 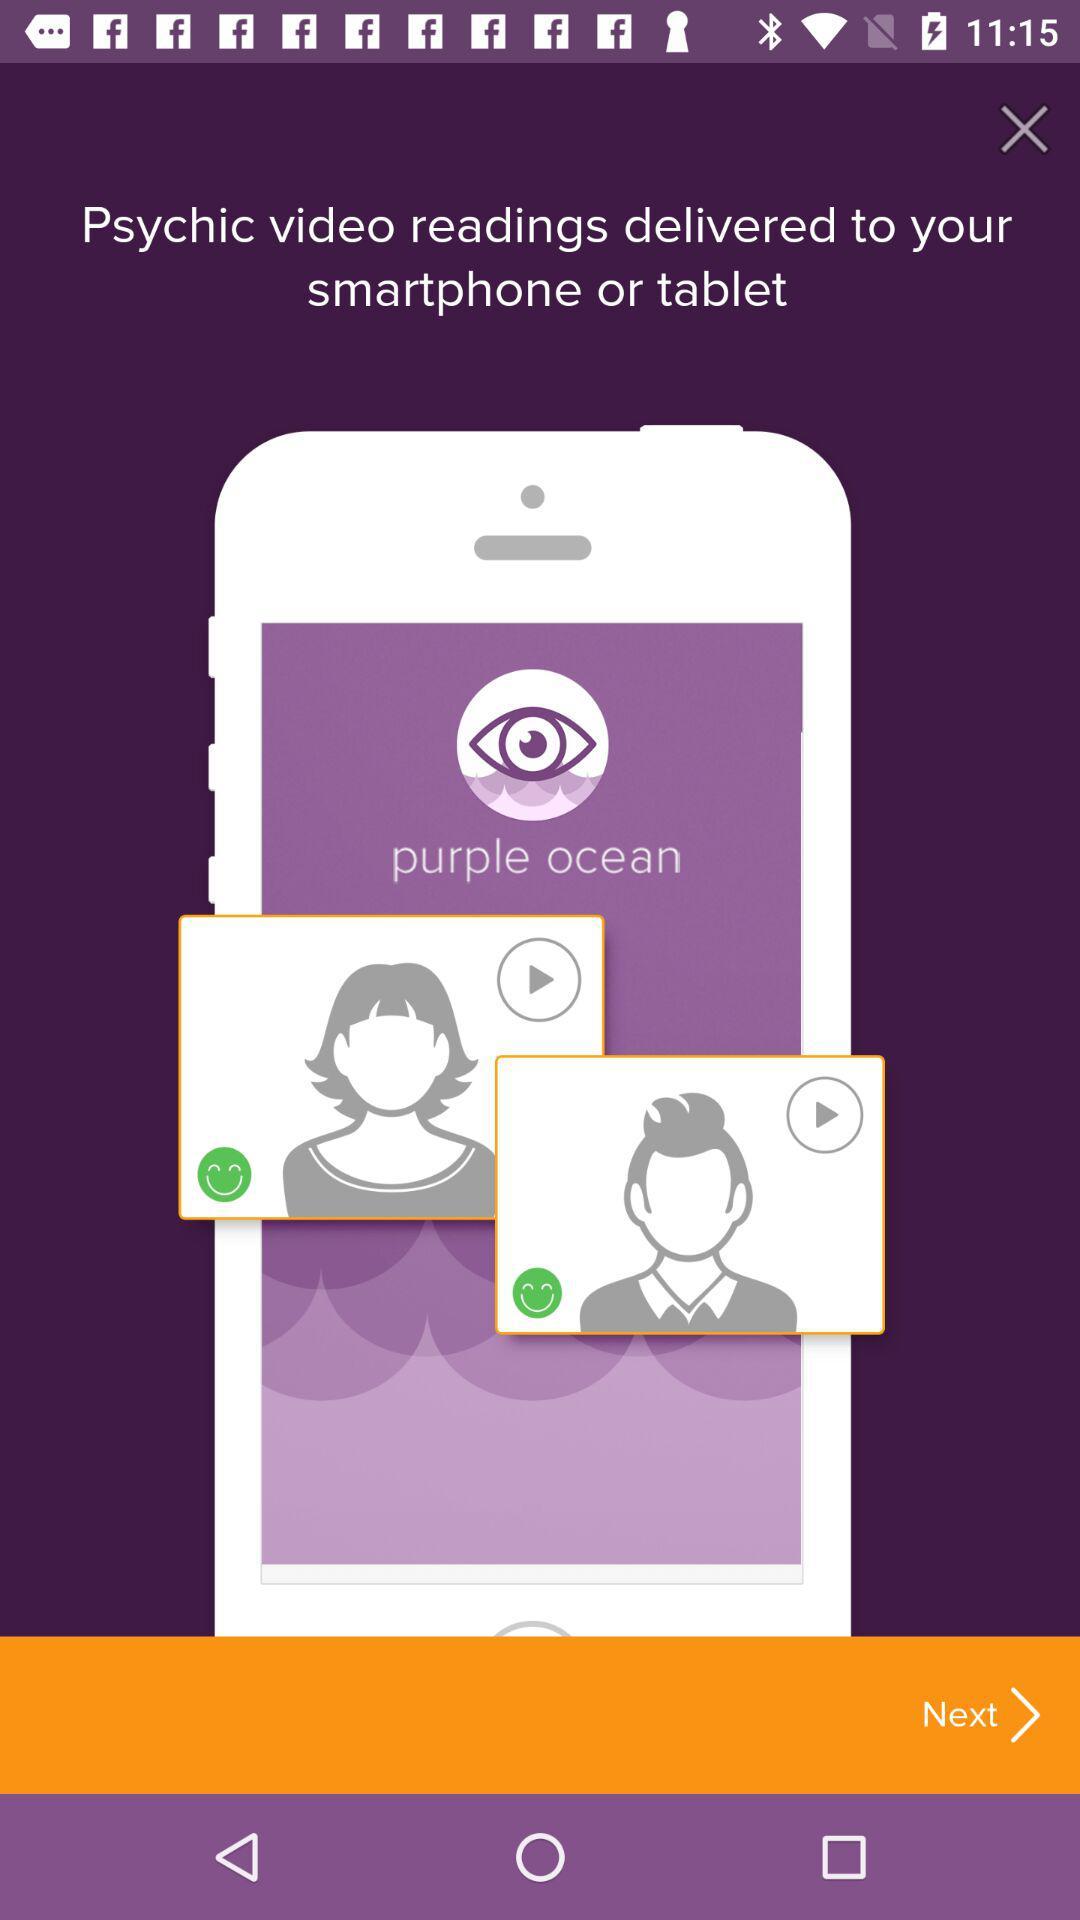 What do you see at coordinates (1024, 127) in the screenshot?
I see `the close icon` at bounding box center [1024, 127].